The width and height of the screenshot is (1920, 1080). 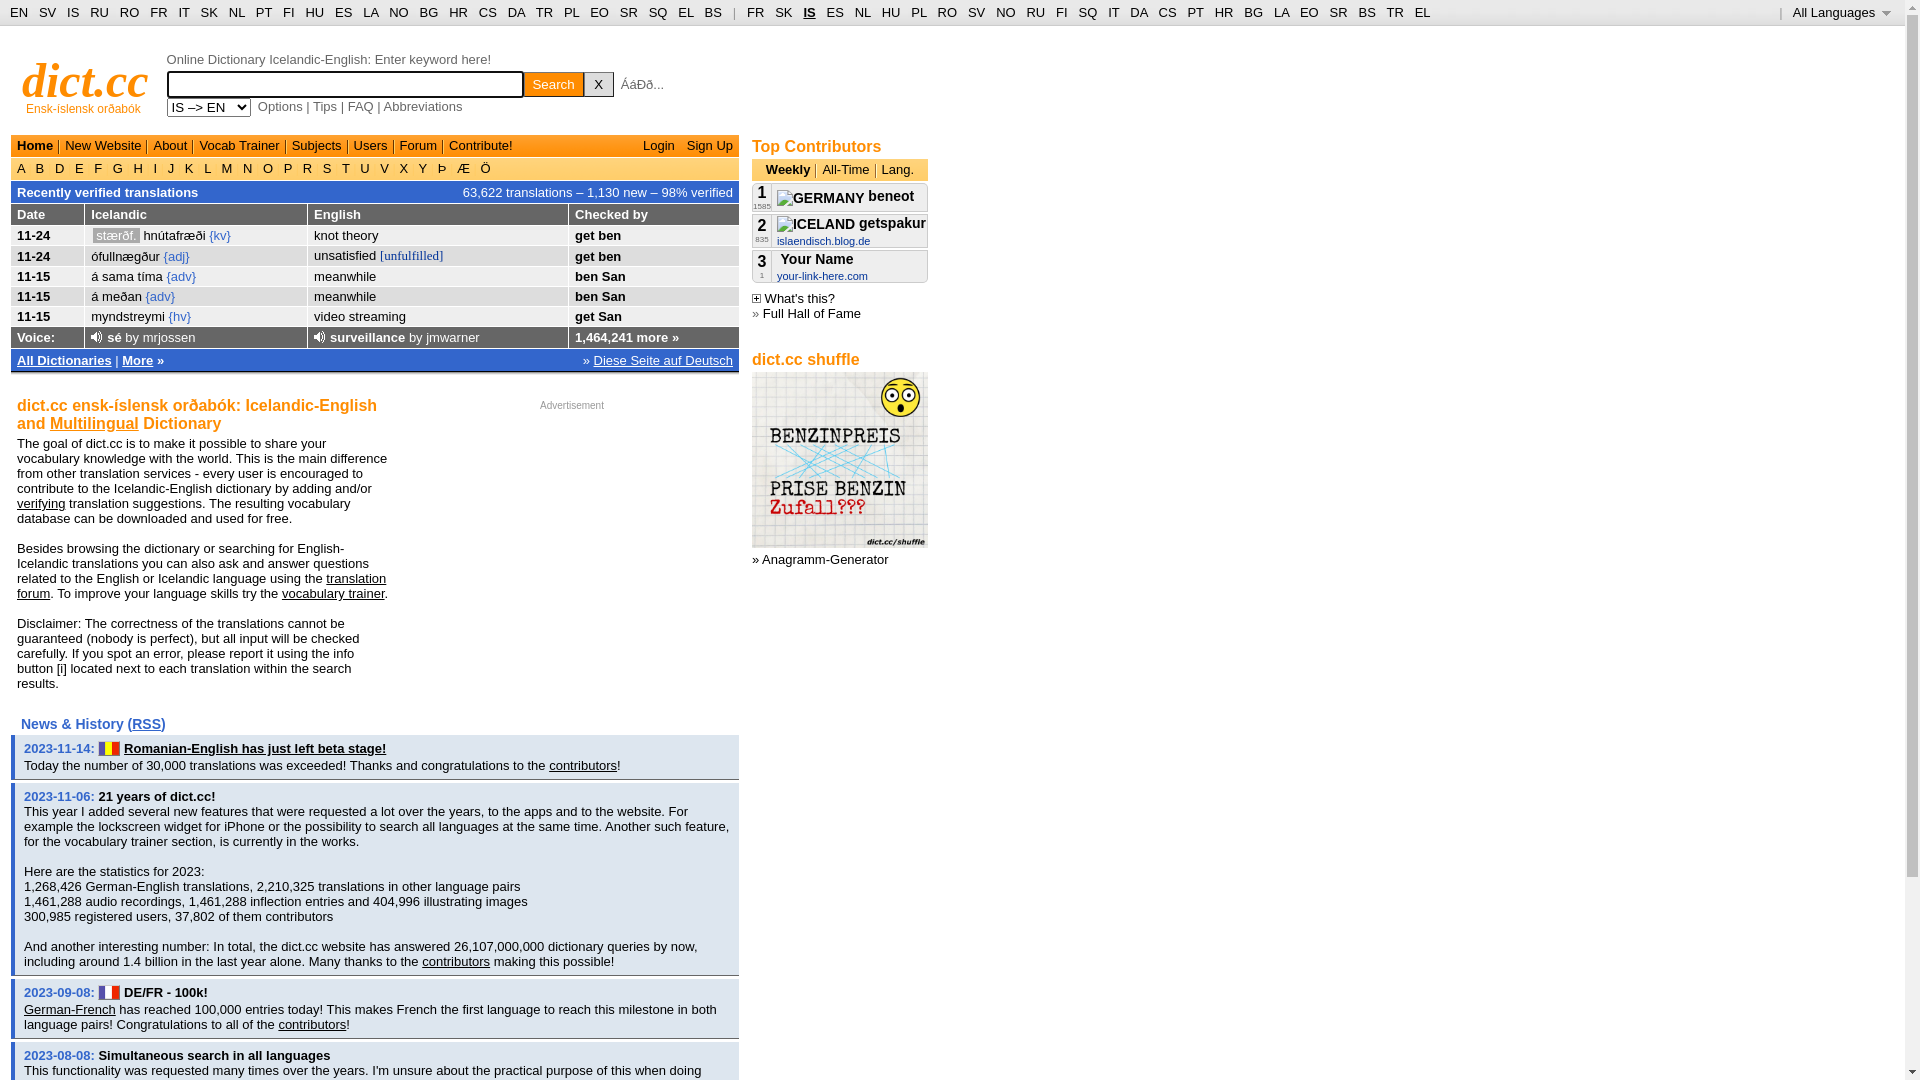 What do you see at coordinates (1112, 12) in the screenshot?
I see `'IT'` at bounding box center [1112, 12].